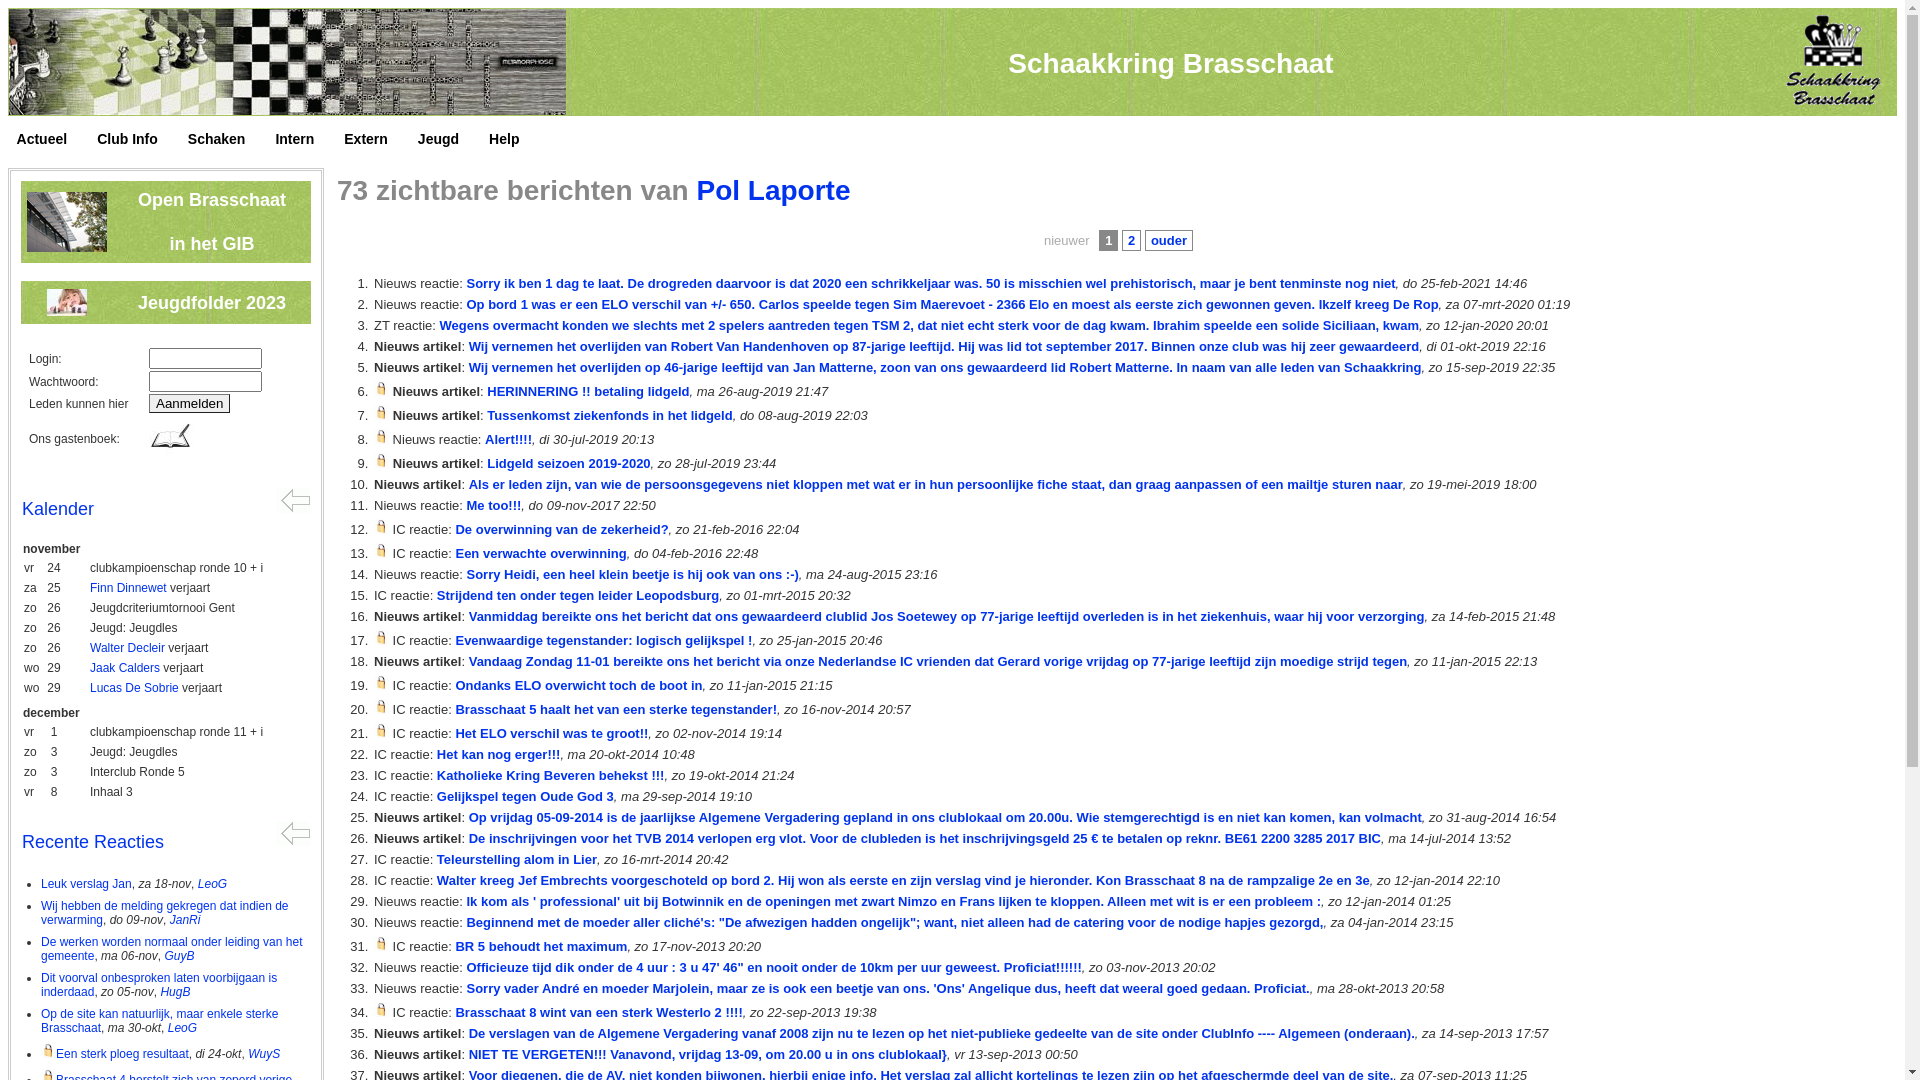  What do you see at coordinates (614, 708) in the screenshot?
I see `'Brasschaat 5 haalt het van een sterke tegenstander!'` at bounding box center [614, 708].